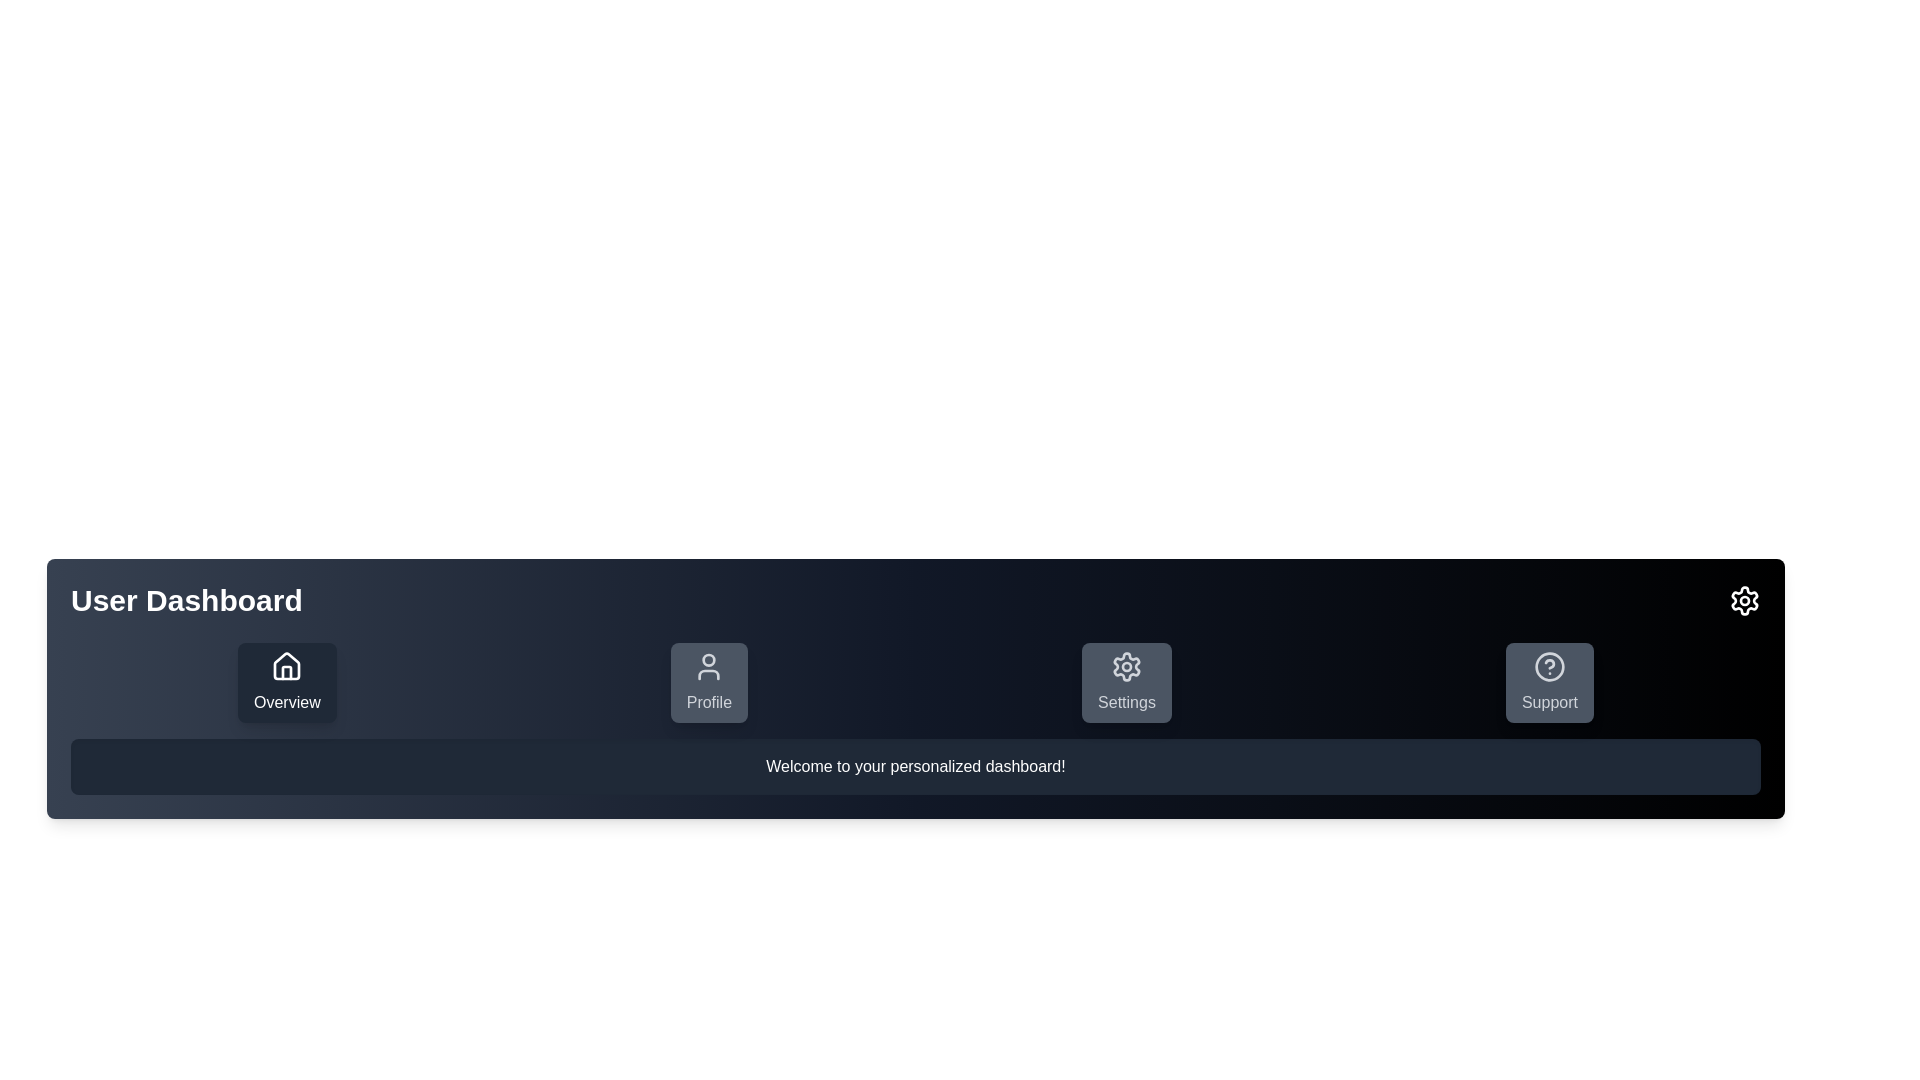  What do you see at coordinates (286, 666) in the screenshot?
I see `the 'Overview' button, which is the first item in the horizontal row of navigation icons` at bounding box center [286, 666].